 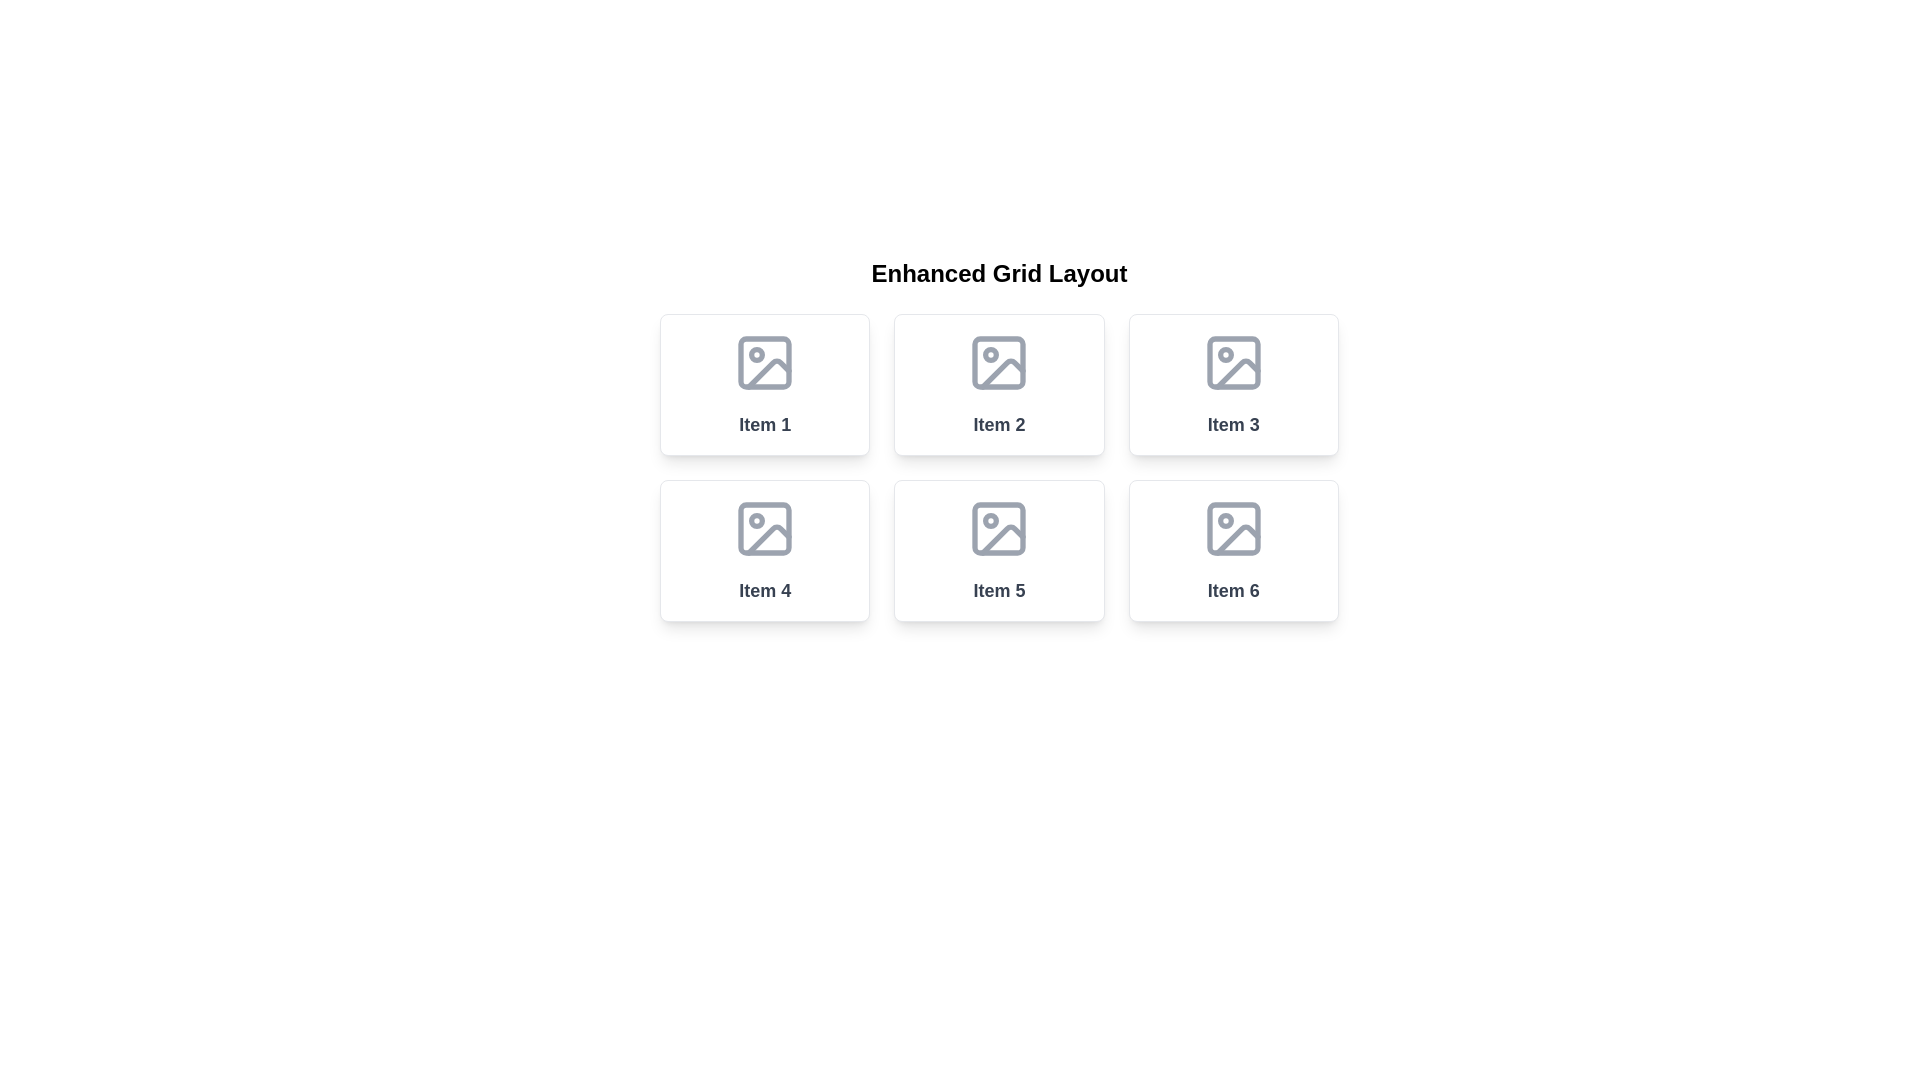 I want to click on the Text label positioned at the bottom-center of the first card in the grid layout, so click(x=764, y=423).